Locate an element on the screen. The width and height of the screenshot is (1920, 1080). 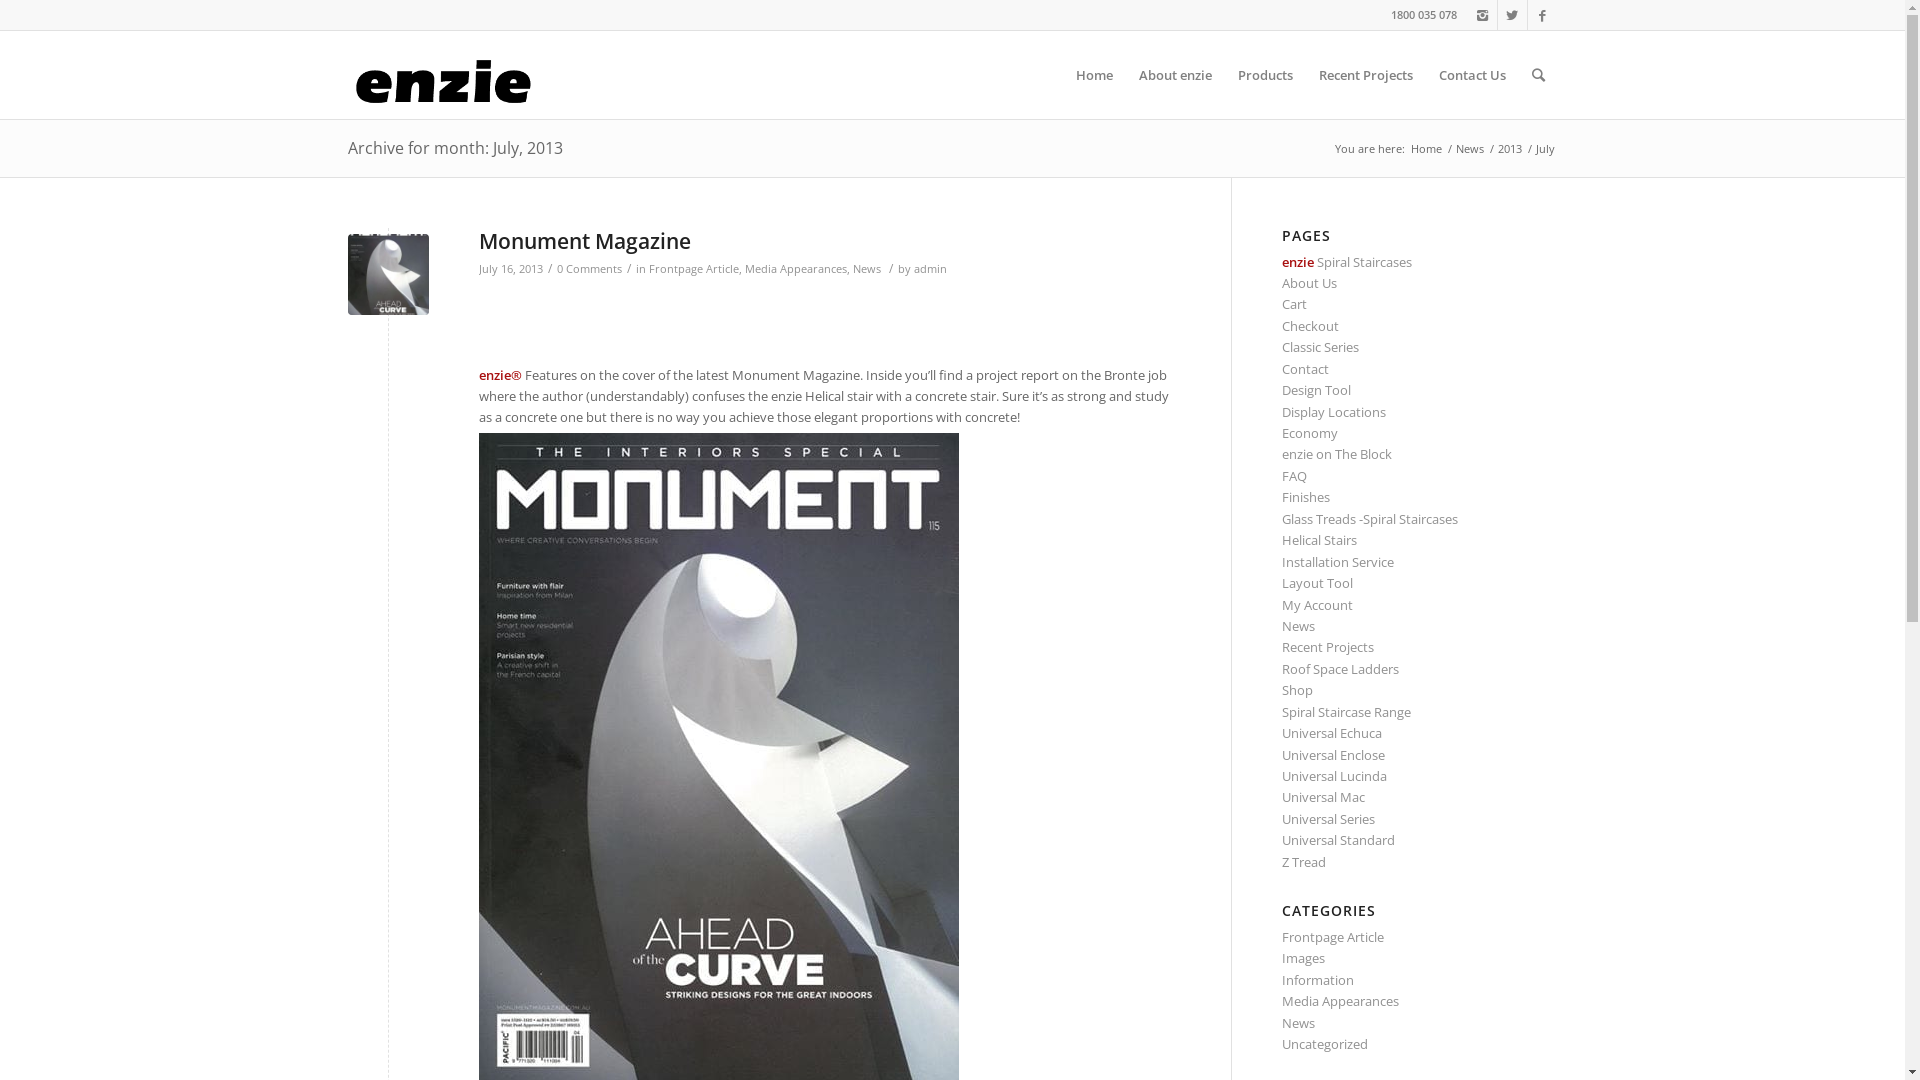
'News' is located at coordinates (1468, 147).